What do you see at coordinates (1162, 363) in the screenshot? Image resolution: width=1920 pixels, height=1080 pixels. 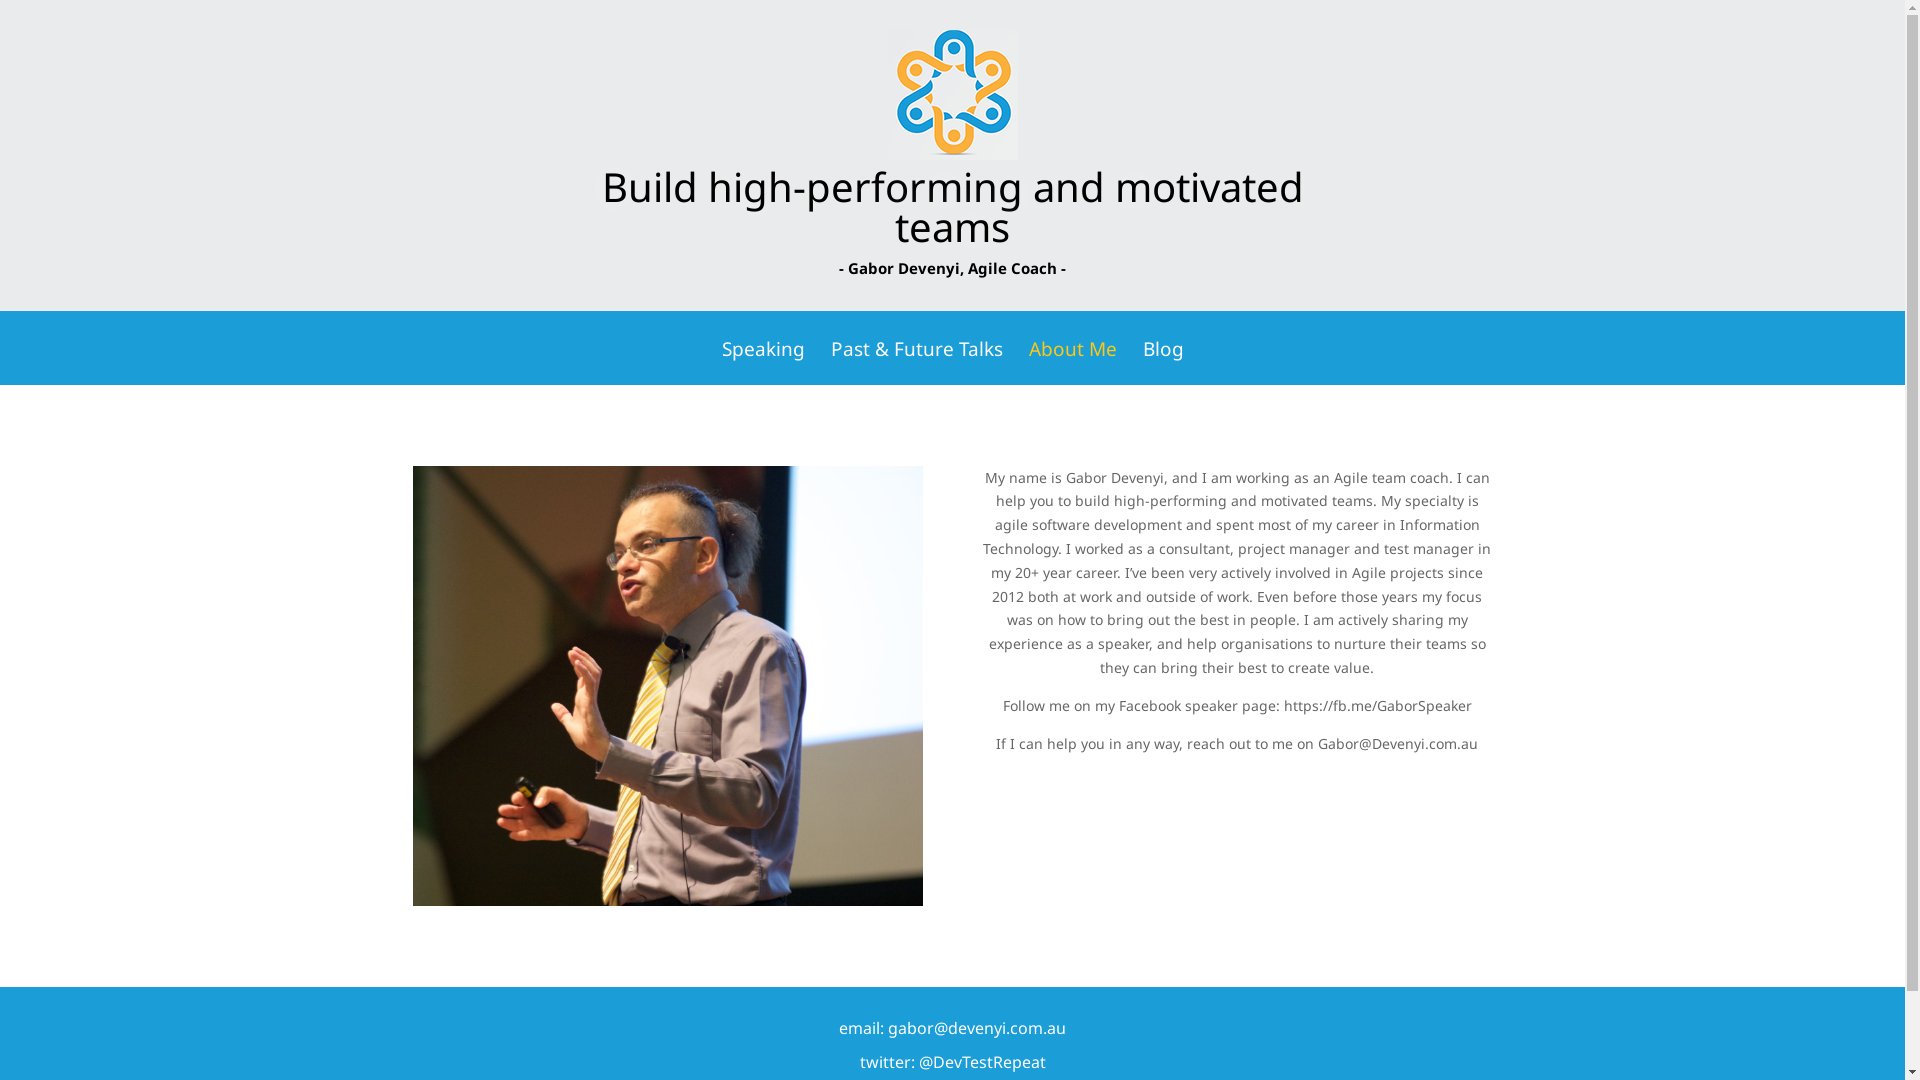 I see `'Blog'` at bounding box center [1162, 363].